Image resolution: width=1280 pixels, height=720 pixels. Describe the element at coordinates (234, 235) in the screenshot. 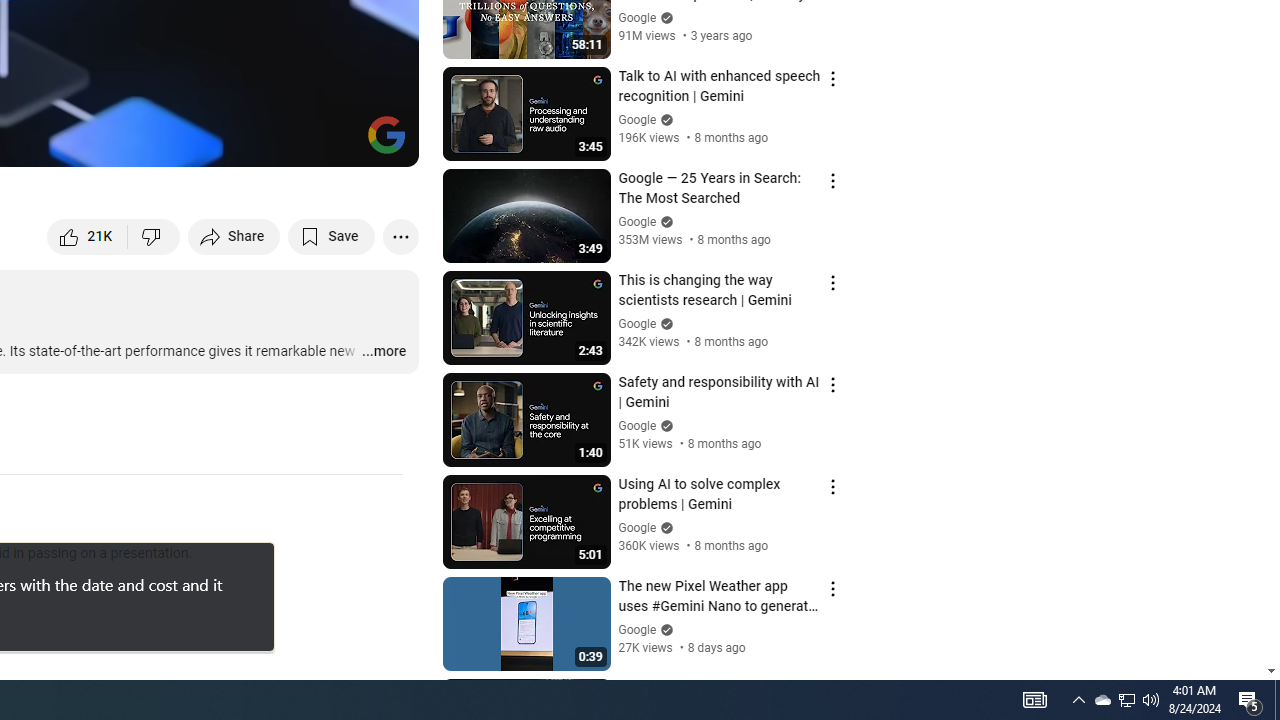

I see `'Share'` at that location.